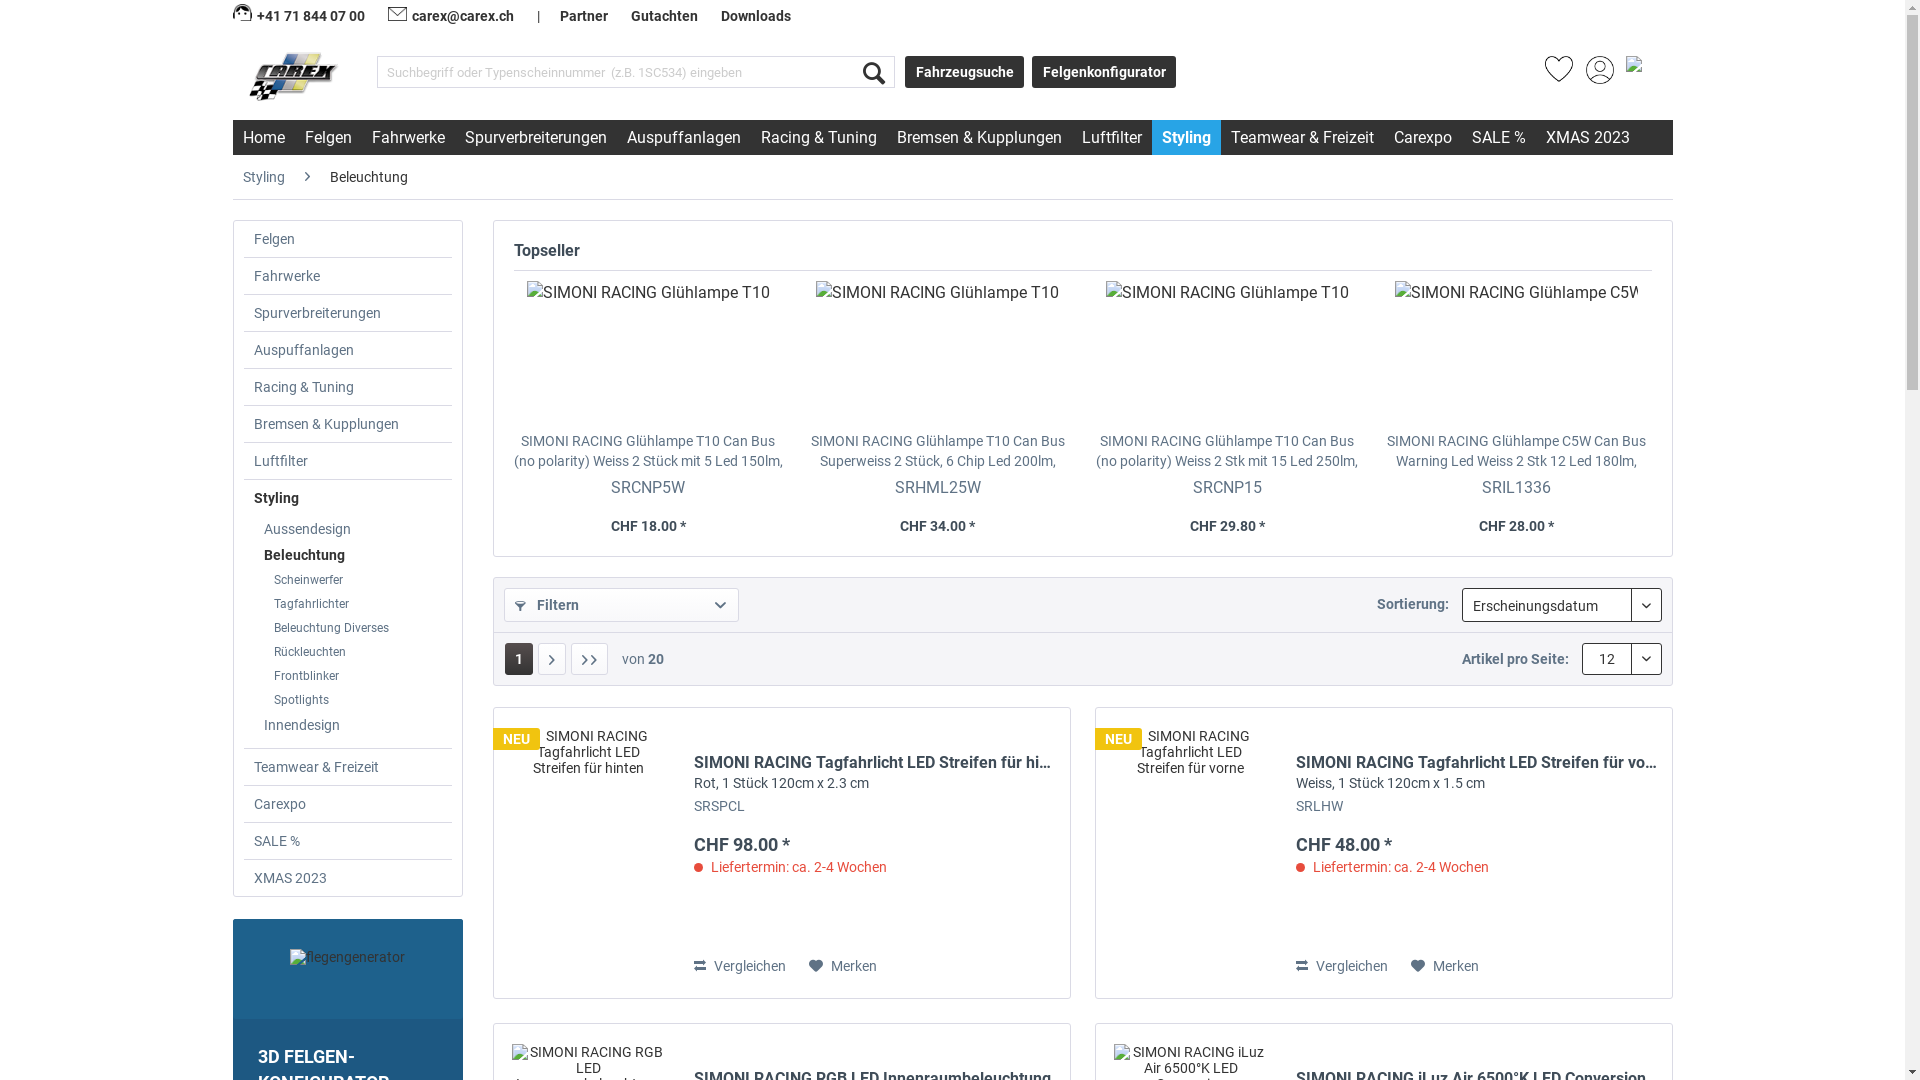 The width and height of the screenshot is (1920, 1080). I want to click on 'Letzte Seite', so click(587, 659).